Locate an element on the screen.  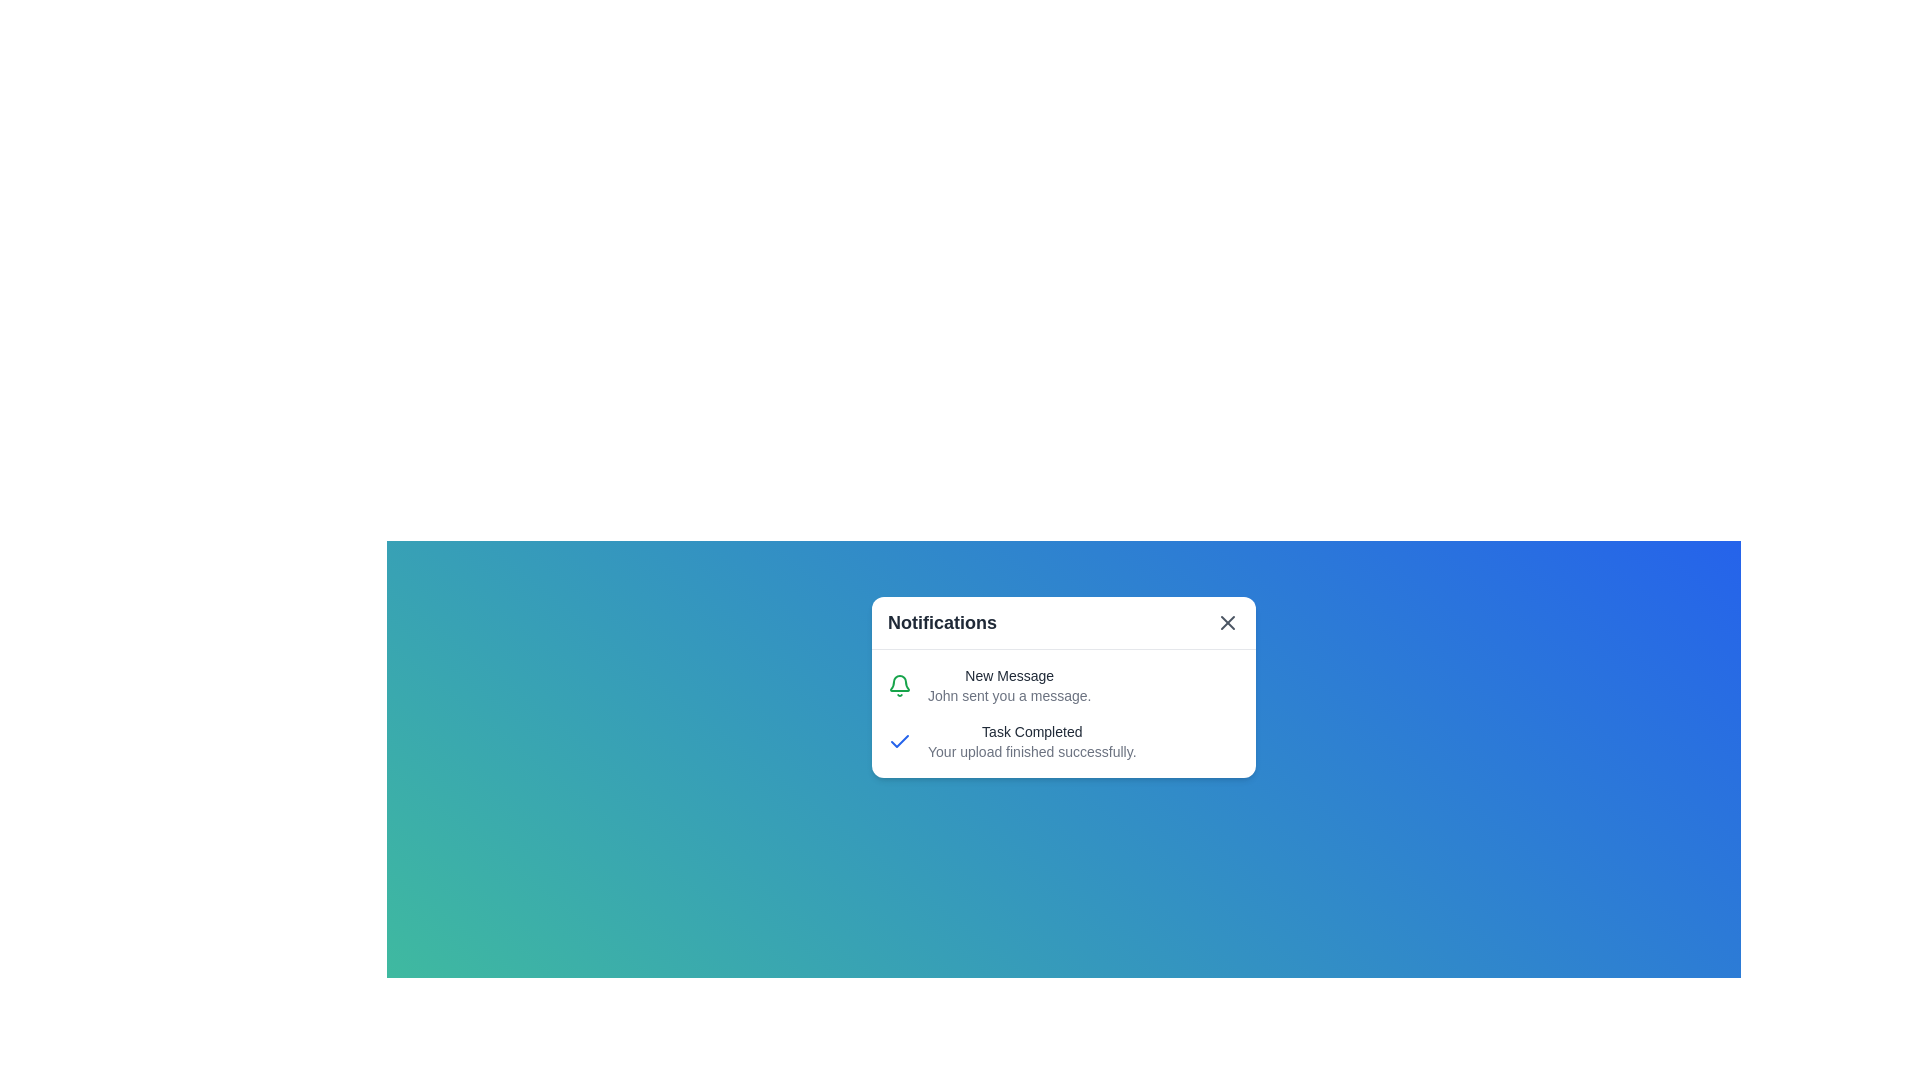
the Notification Panel, which displays recent updates including a new message notification and task completion status, located beneath the 'Notifications' title is located at coordinates (1063, 712).